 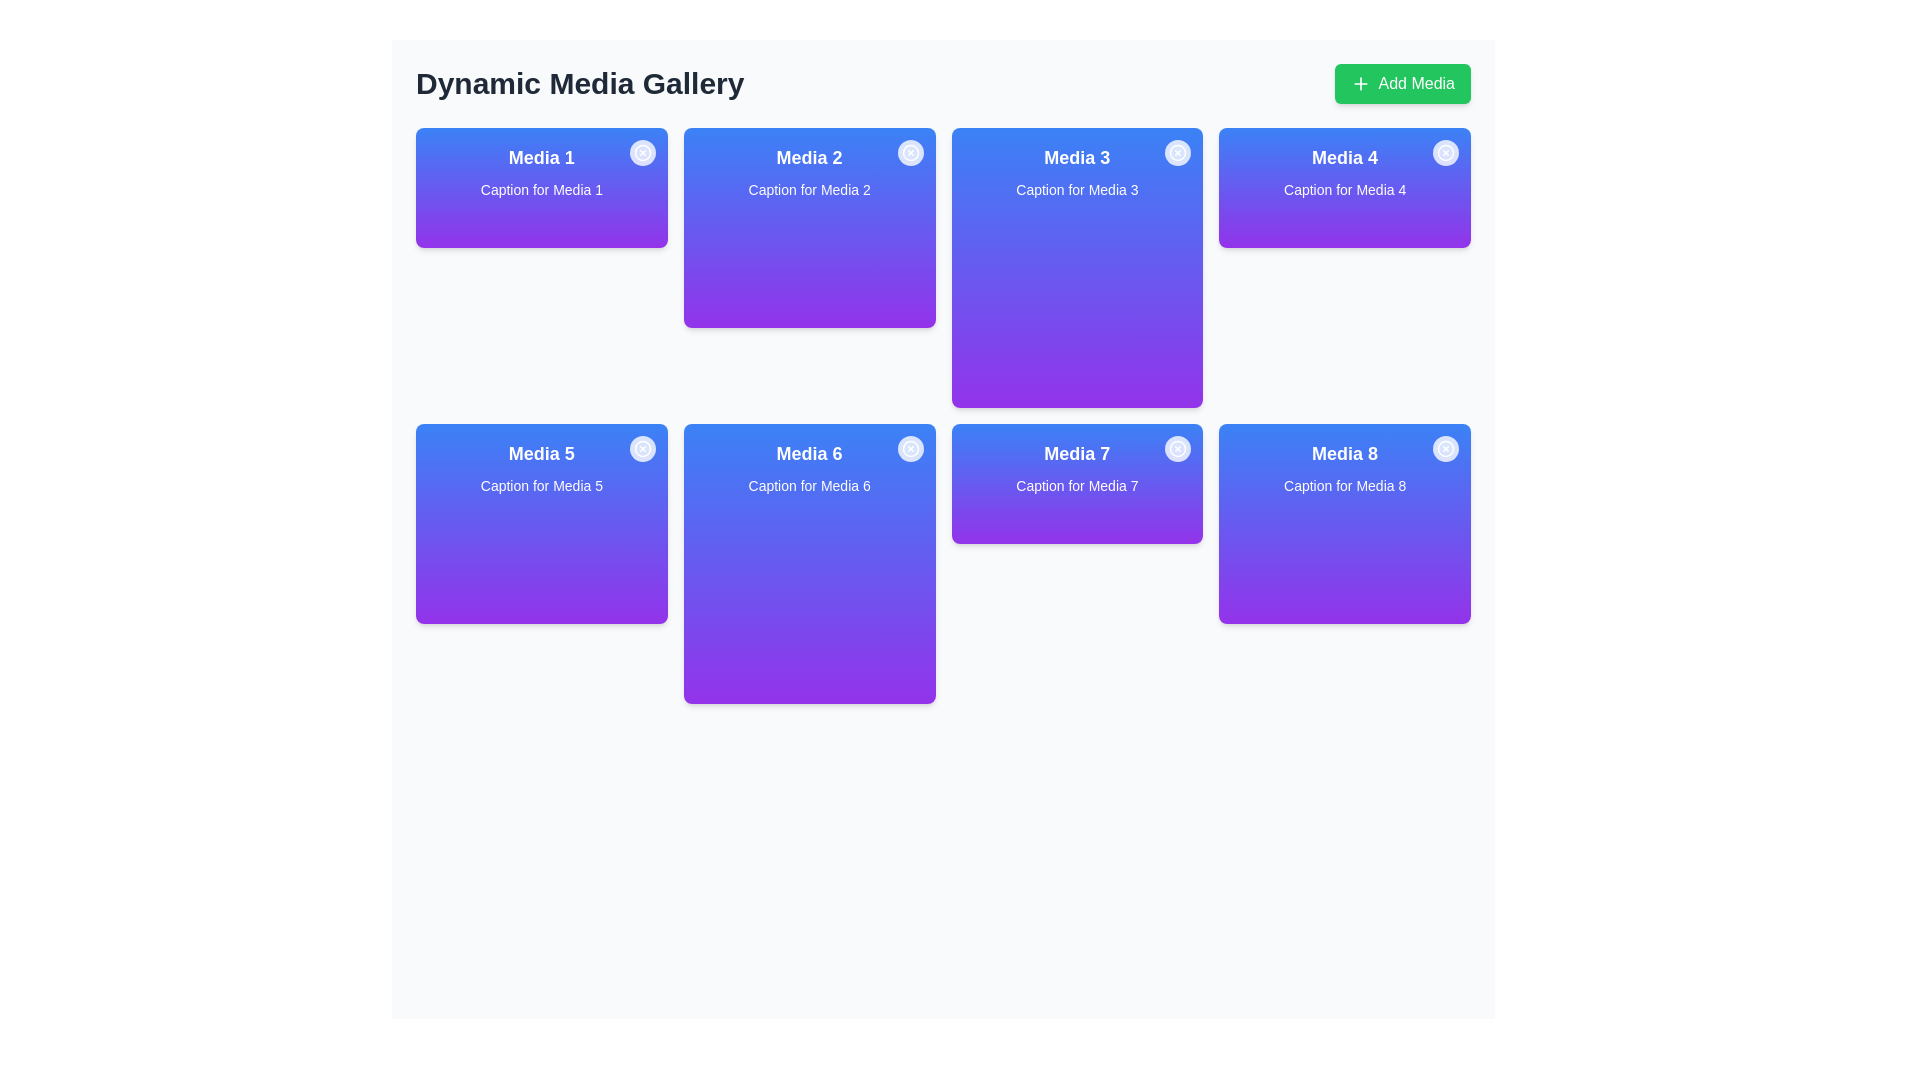 I want to click on the circular close button with a white background located at the top-right corner of the 'Media 8' card, so click(x=1445, y=450).